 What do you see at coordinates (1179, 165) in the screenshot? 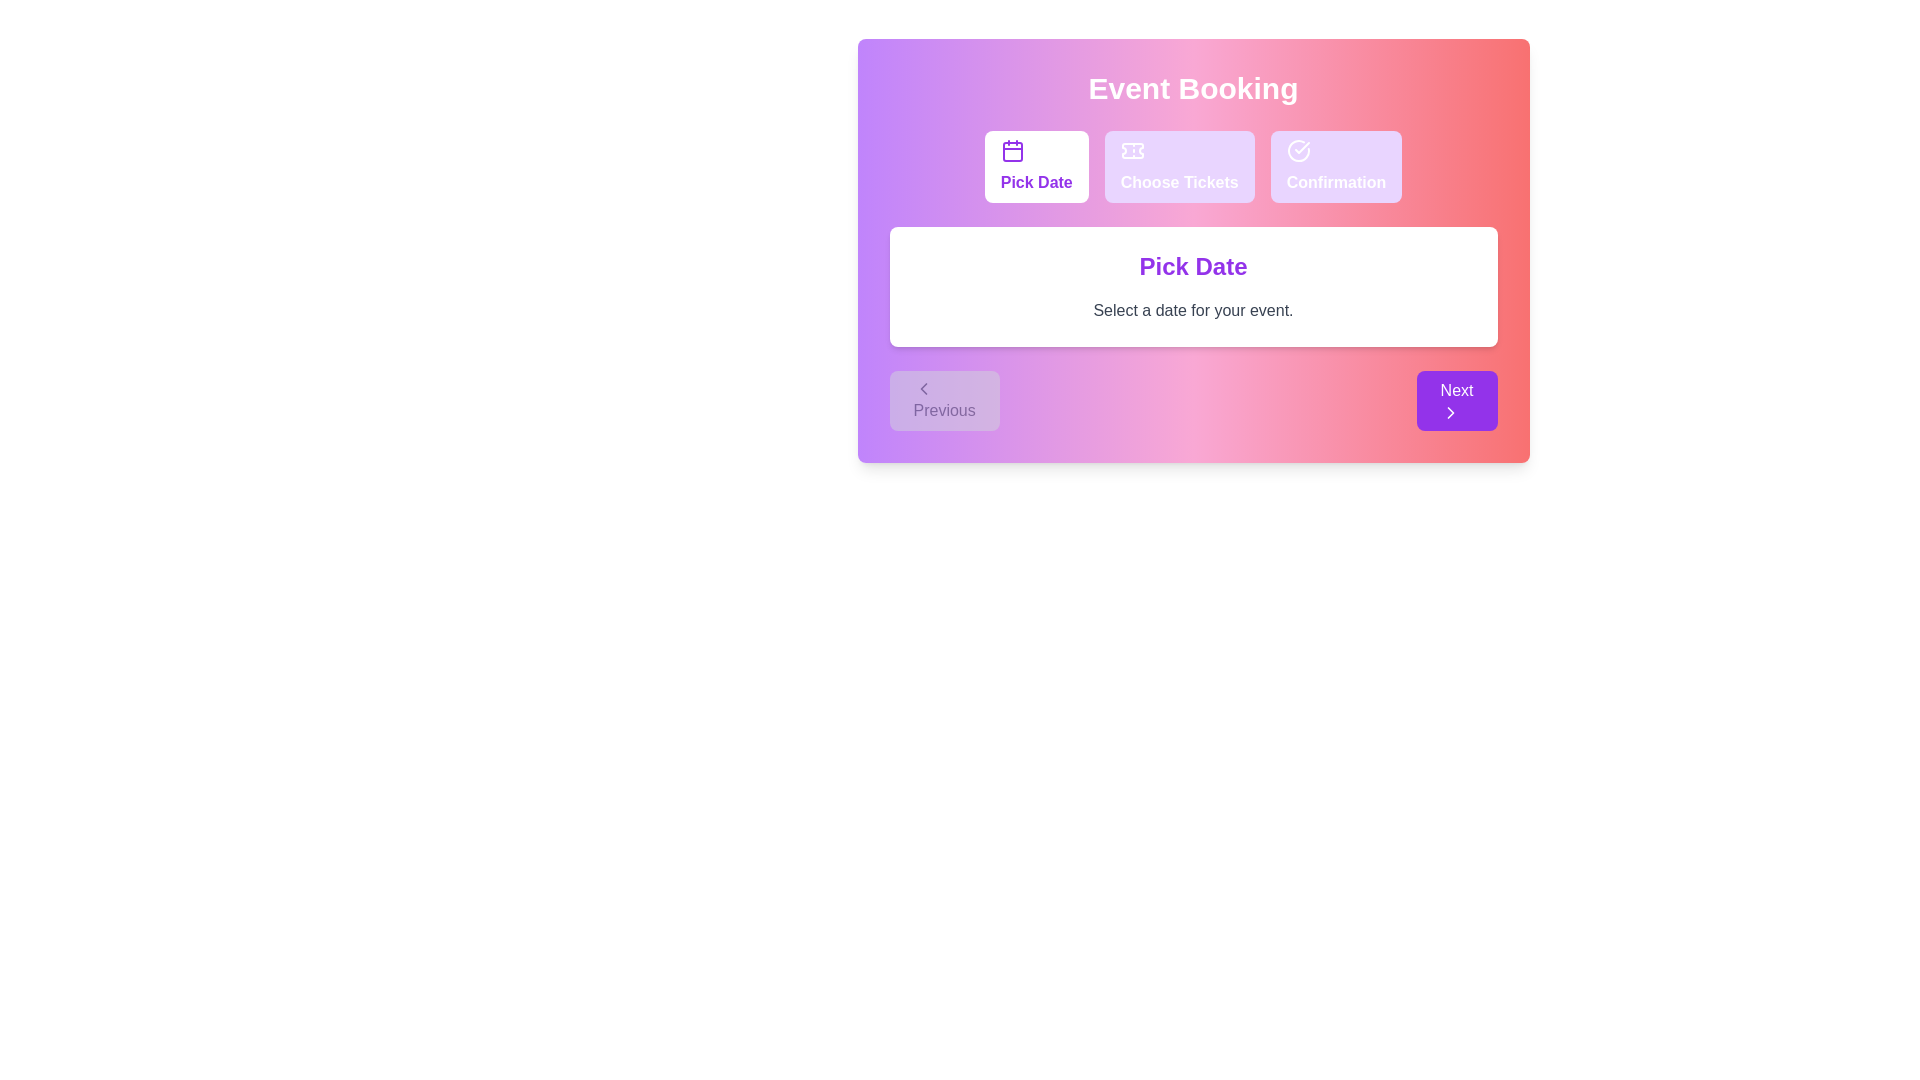
I see `the button that navigates users to the ticket selection phase of the booking process, located in the second position of a horizontal list between 'Pick Date' and 'Confirmation'` at bounding box center [1179, 165].